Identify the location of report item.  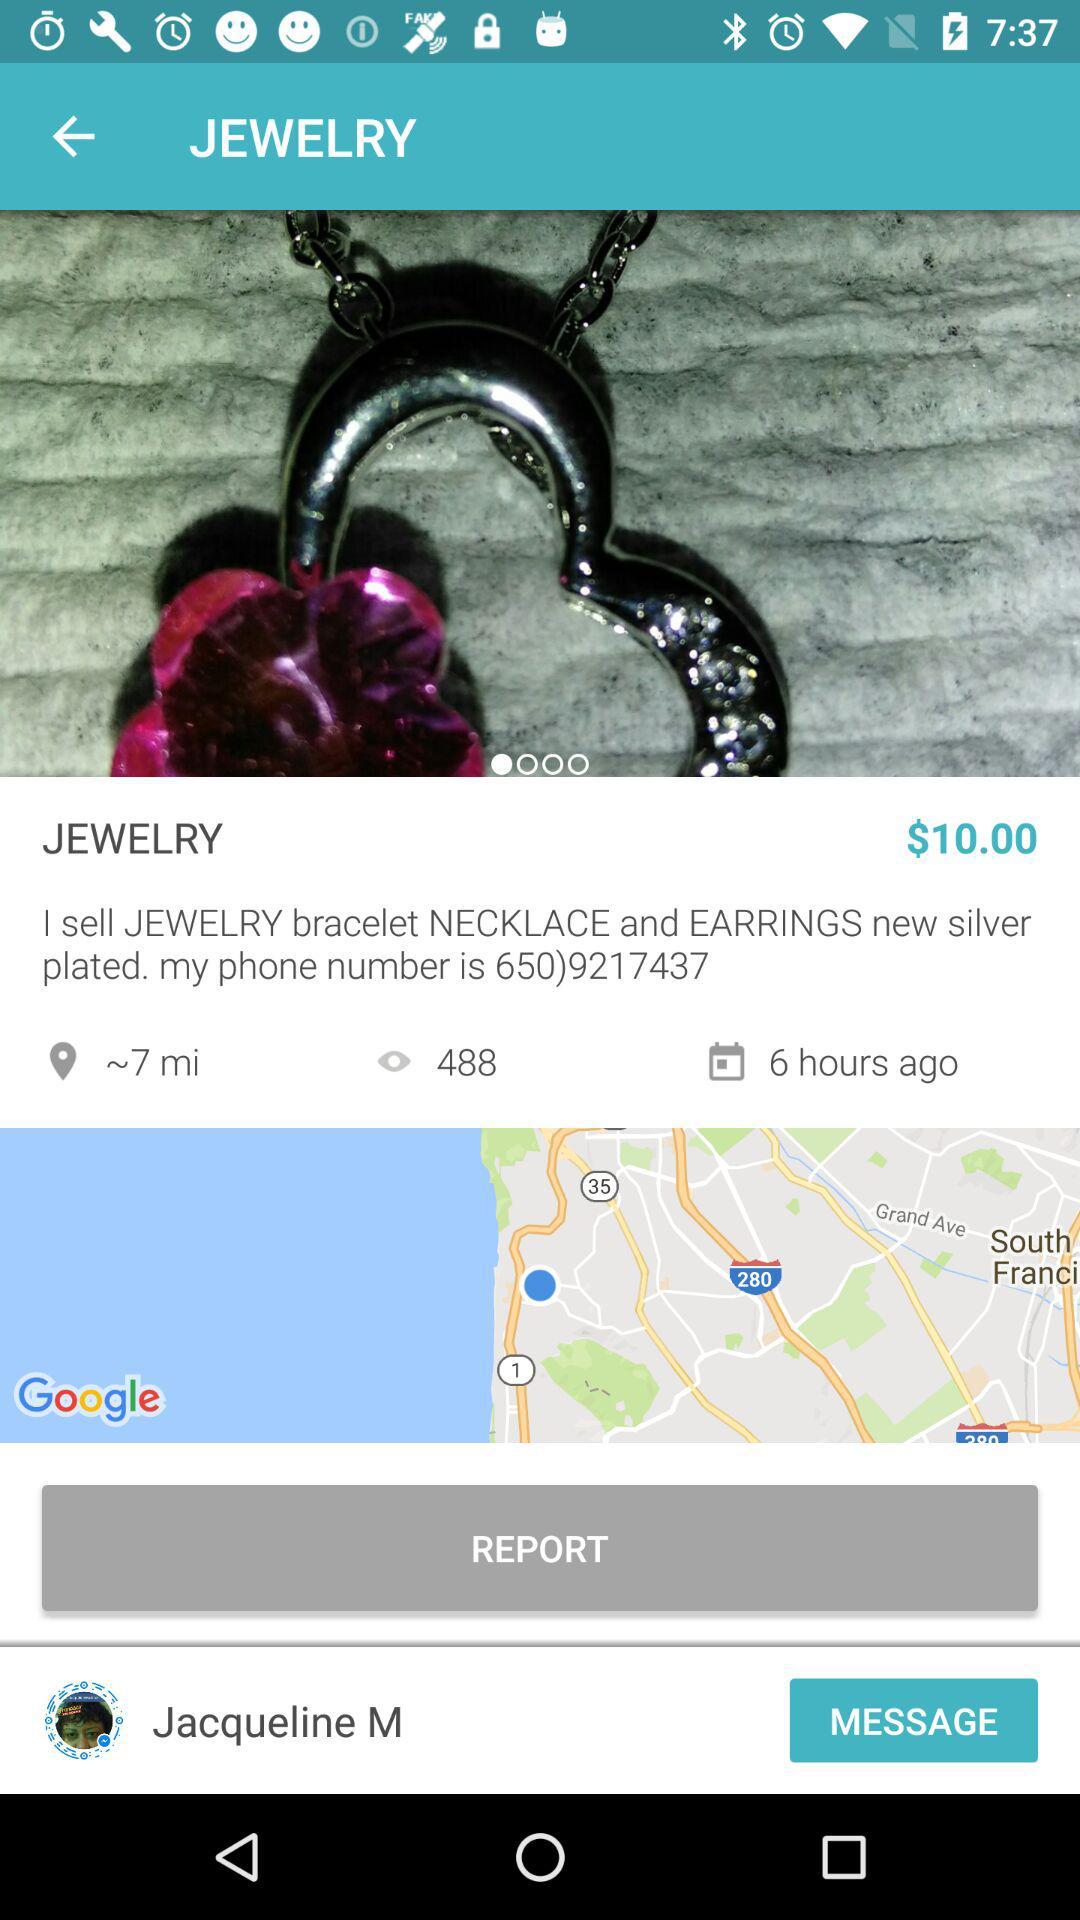
(540, 1547).